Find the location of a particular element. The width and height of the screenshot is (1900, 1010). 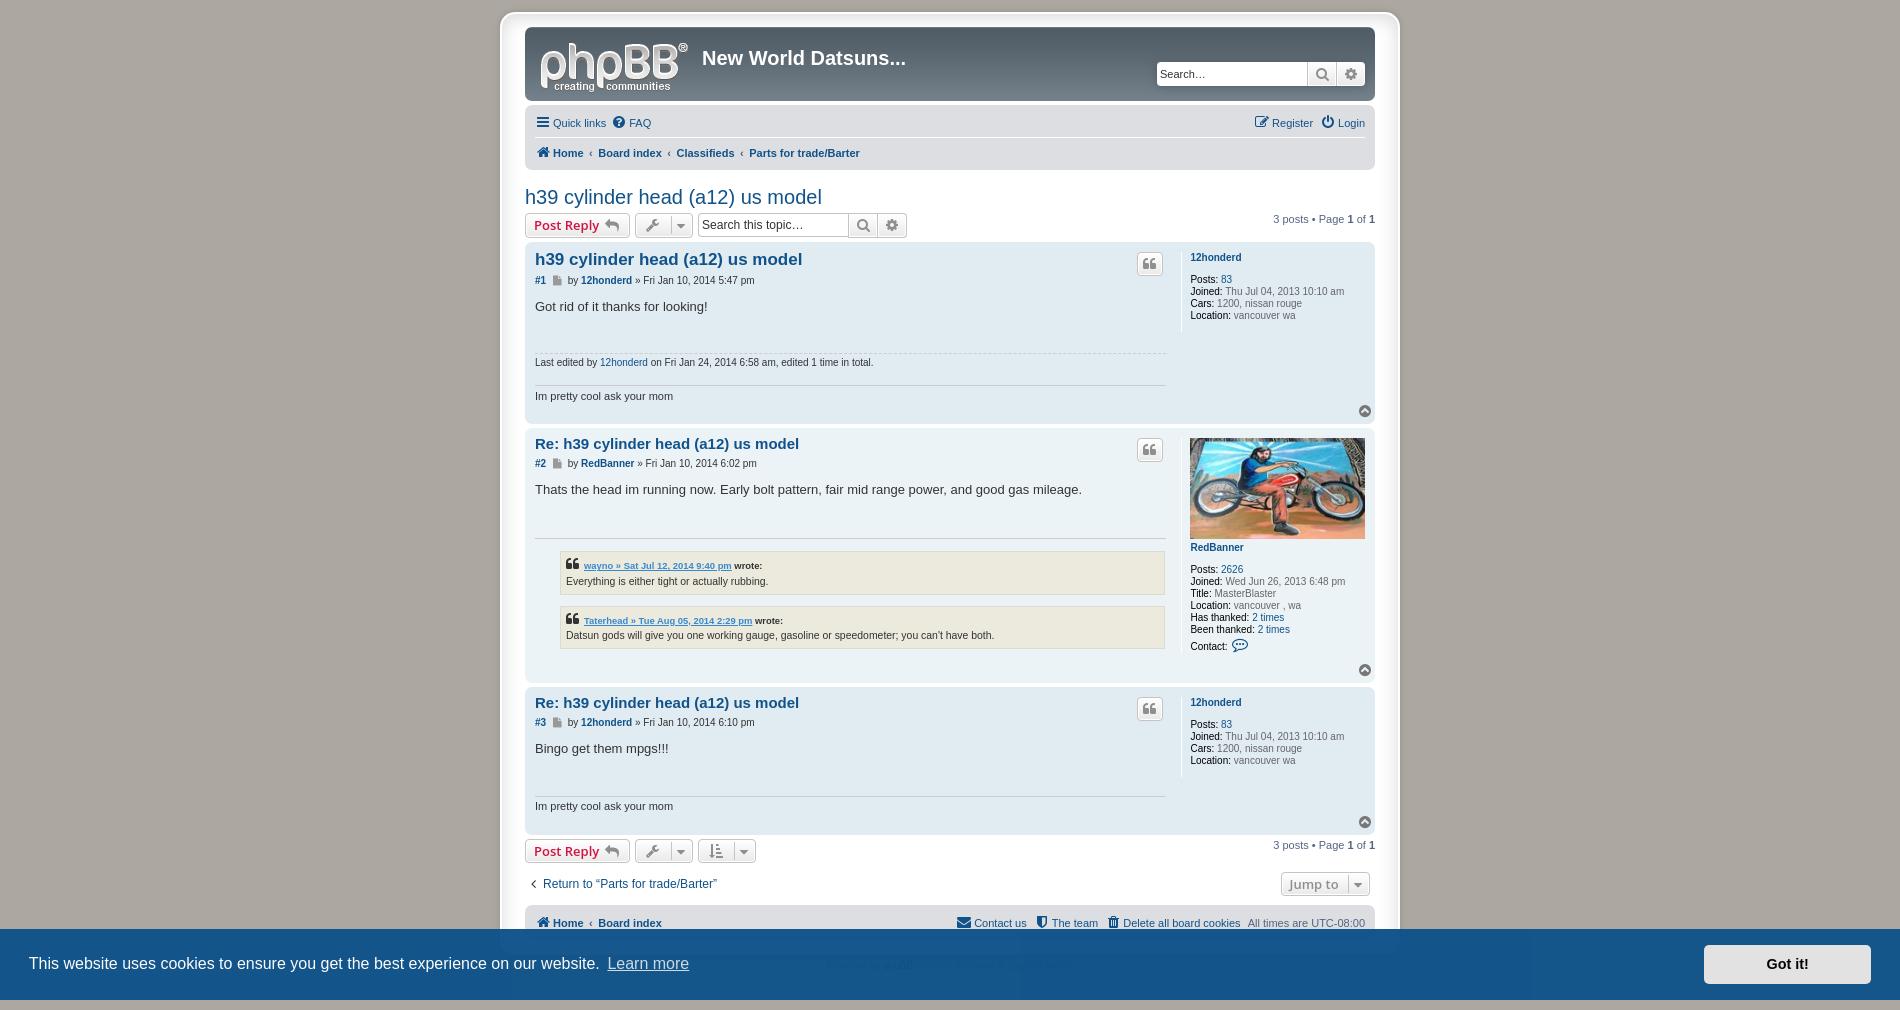

'New World Datsuns...' is located at coordinates (803, 56).